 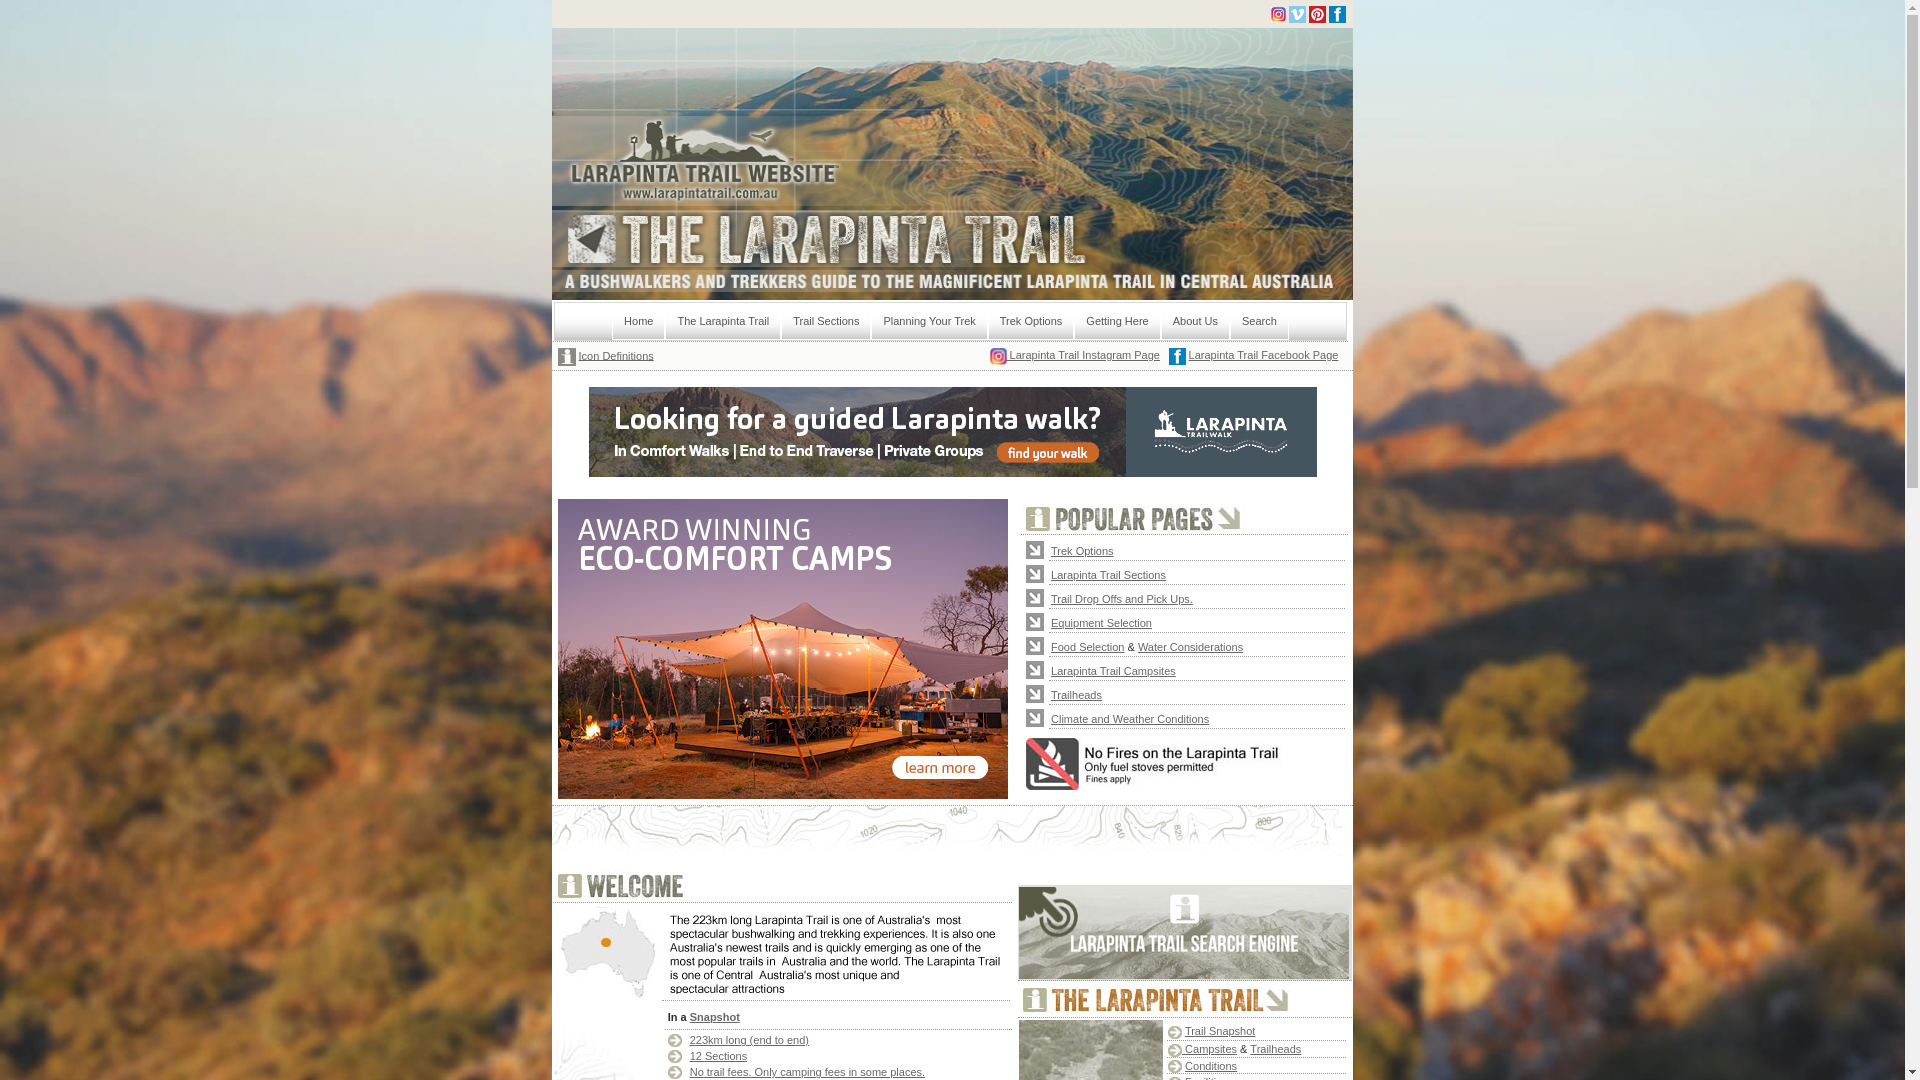 I want to click on 'The Larapinta Trail', so click(x=722, y=320).